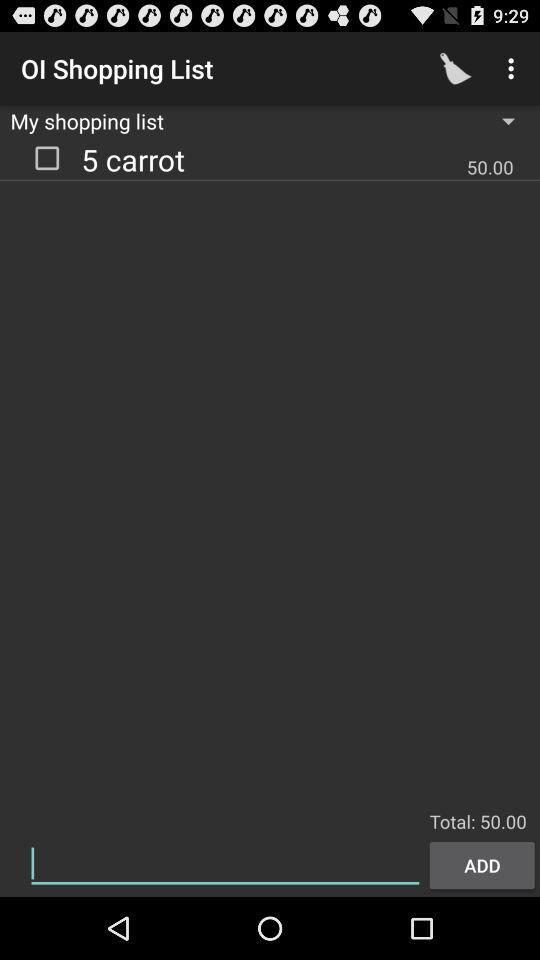 This screenshot has width=540, height=960. What do you see at coordinates (47, 156) in the screenshot?
I see `place a checkmark` at bounding box center [47, 156].